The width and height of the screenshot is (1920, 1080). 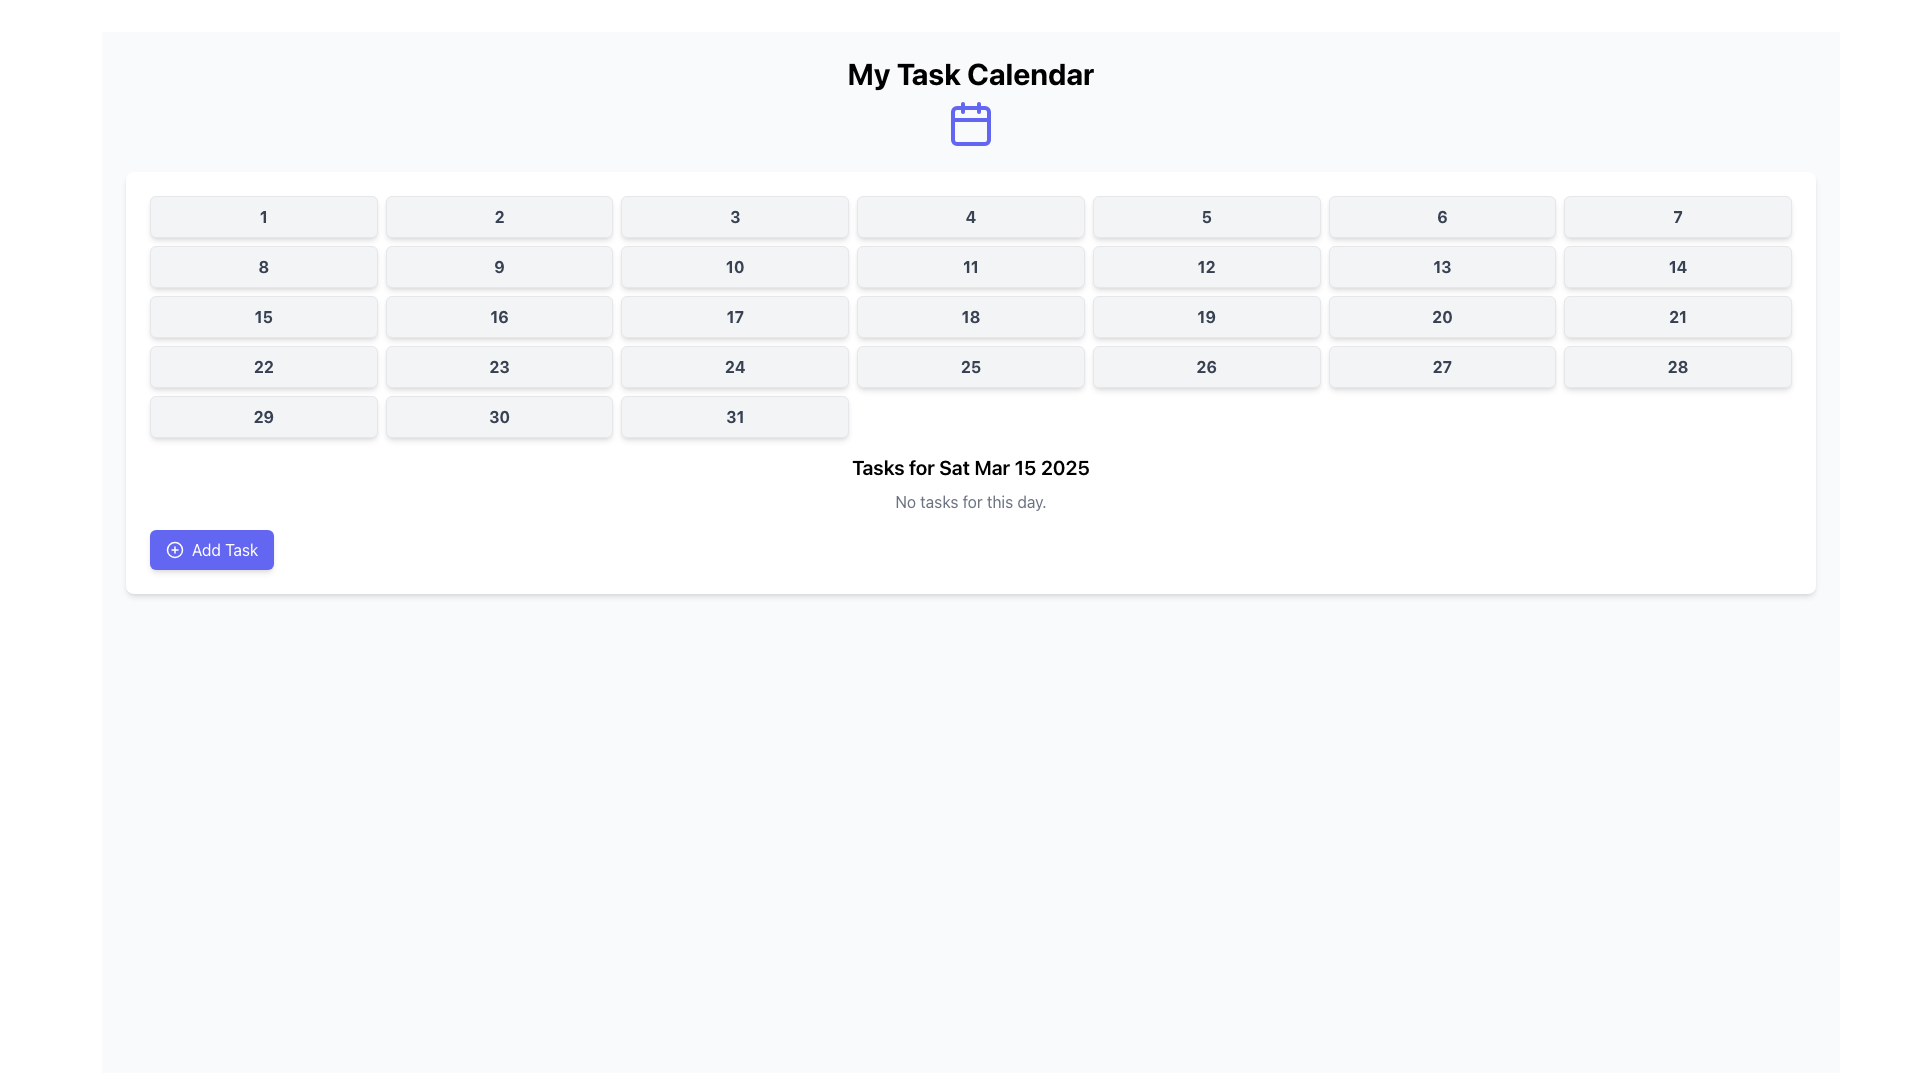 What do you see at coordinates (174, 550) in the screenshot?
I see `the circular icon that represents the addition of a new task, located within the 'Add Task' button` at bounding box center [174, 550].